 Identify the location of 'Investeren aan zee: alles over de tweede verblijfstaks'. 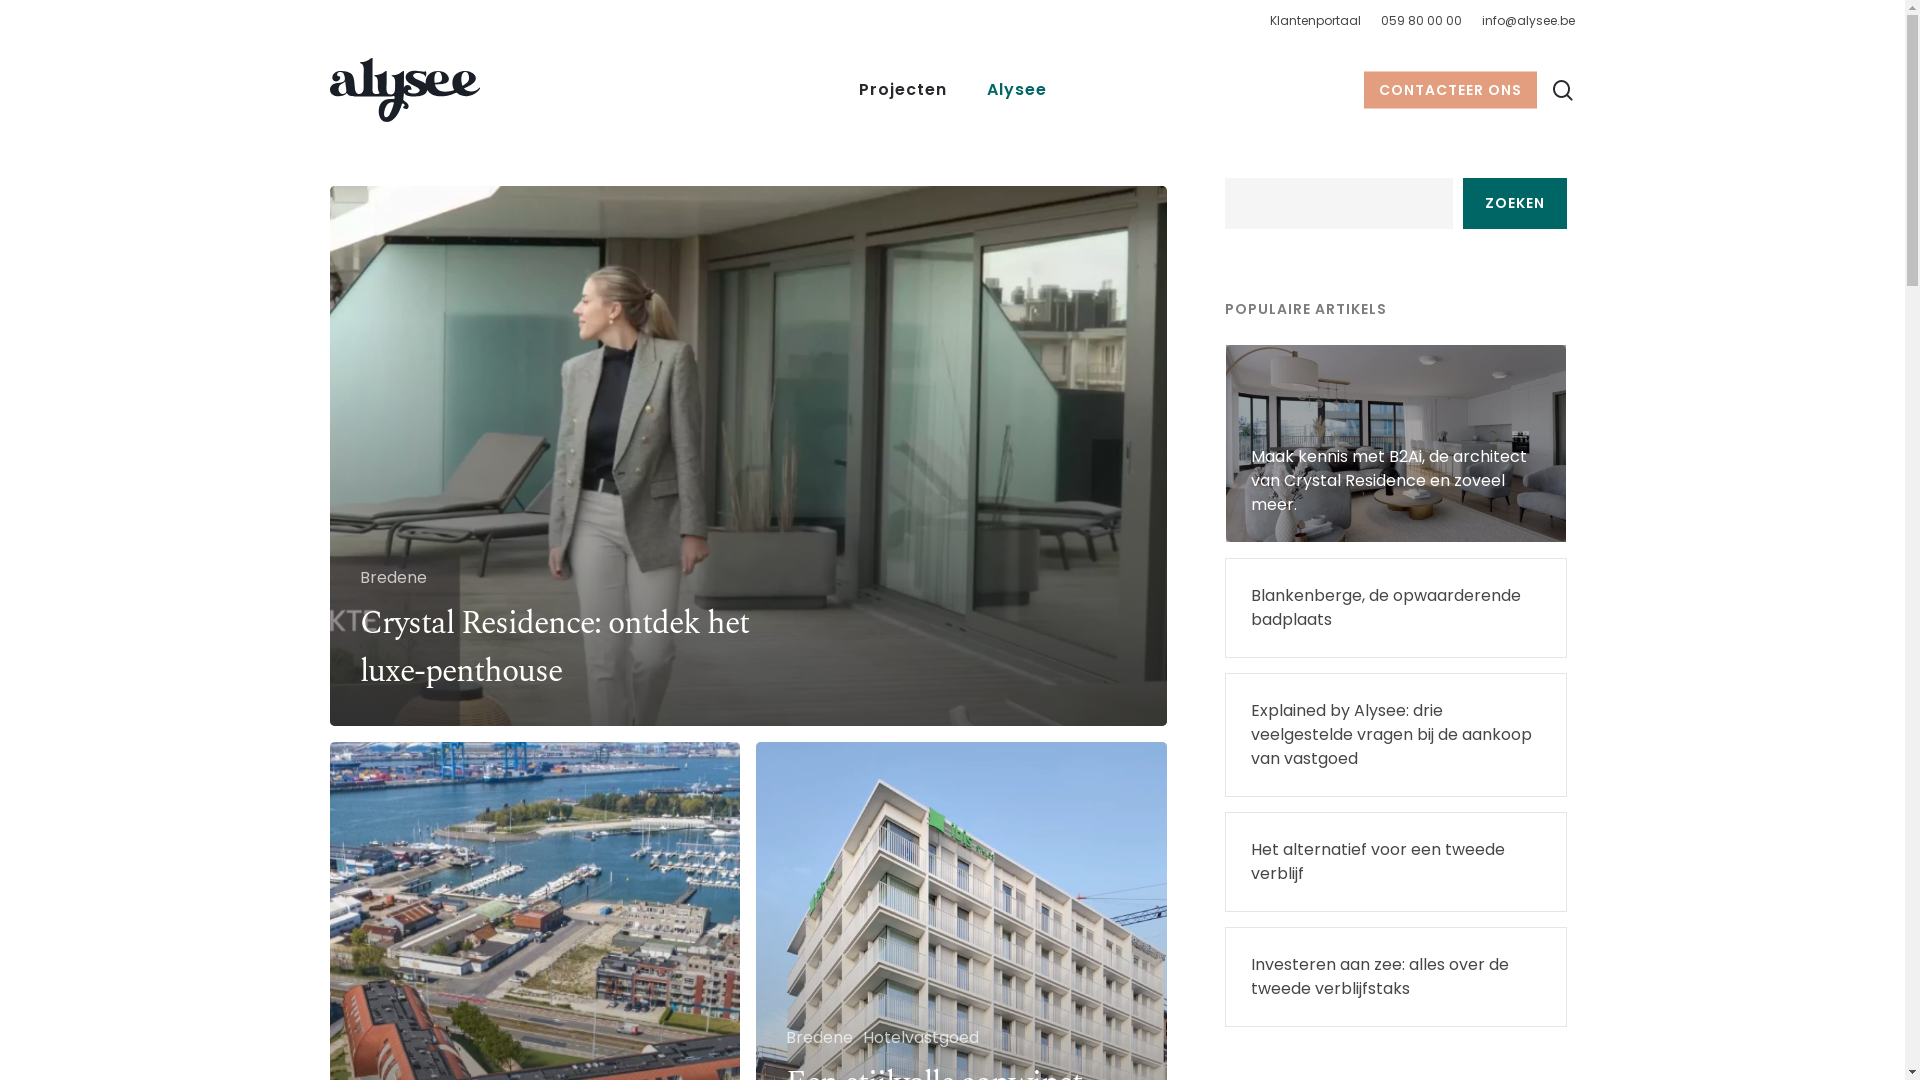
(1395, 975).